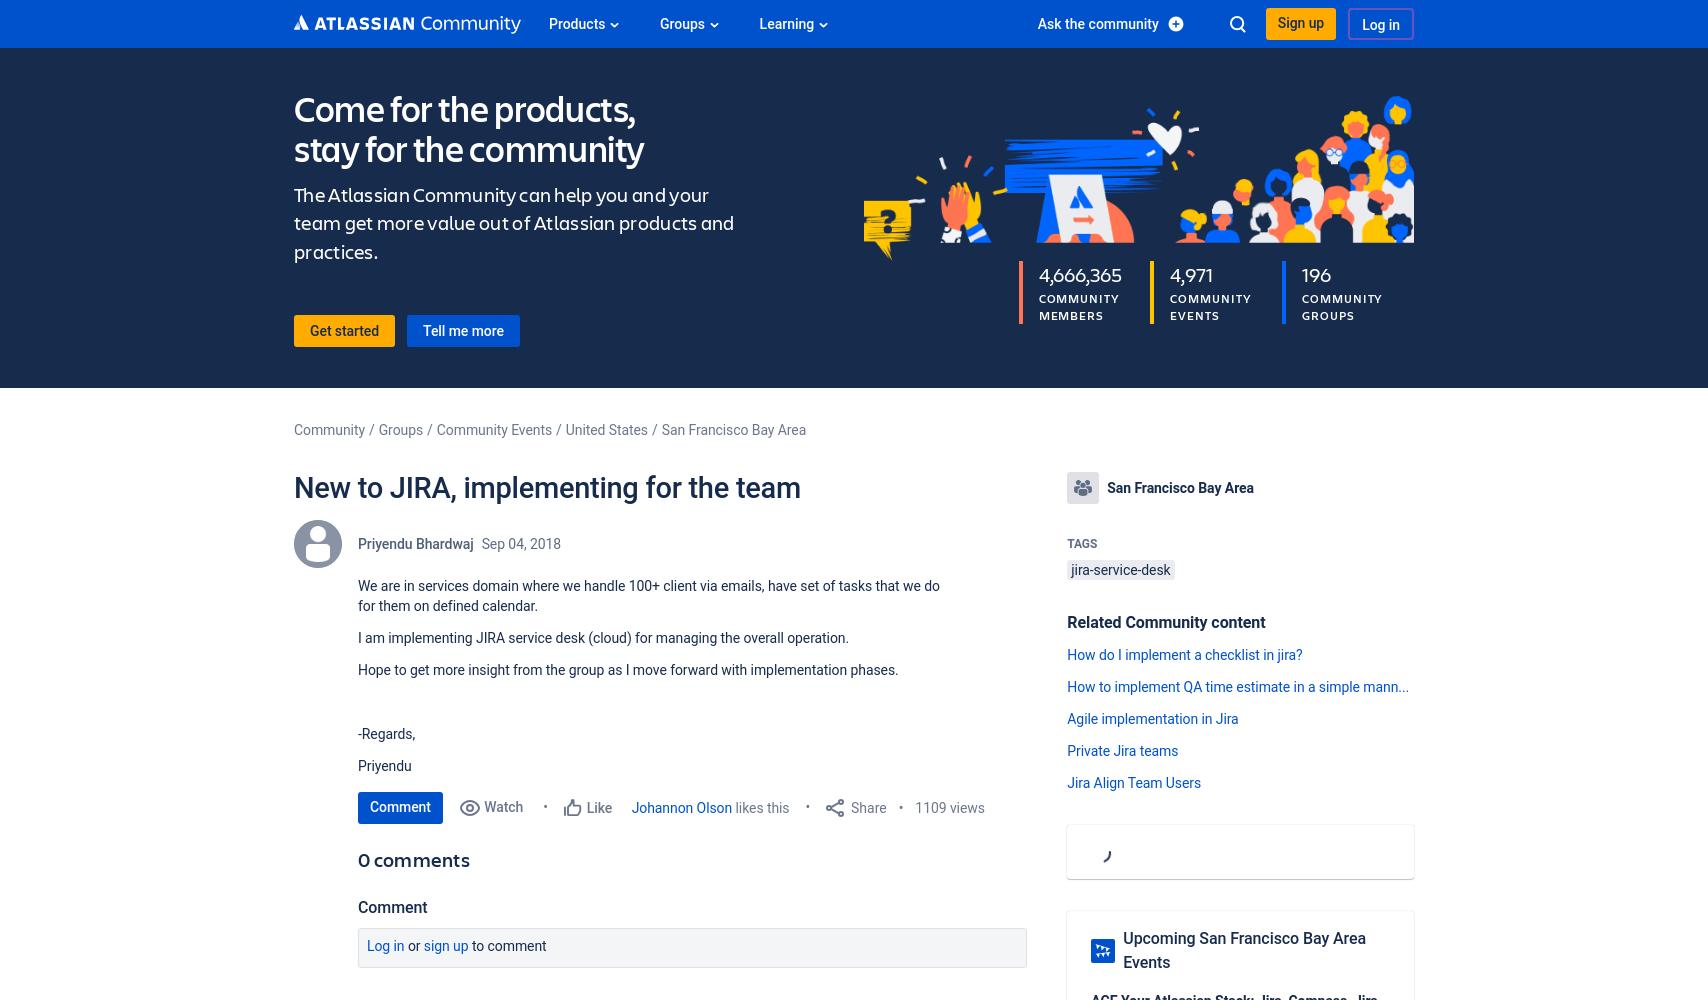  Describe the element at coordinates (1037, 274) in the screenshot. I see `'4,666,365'` at that location.